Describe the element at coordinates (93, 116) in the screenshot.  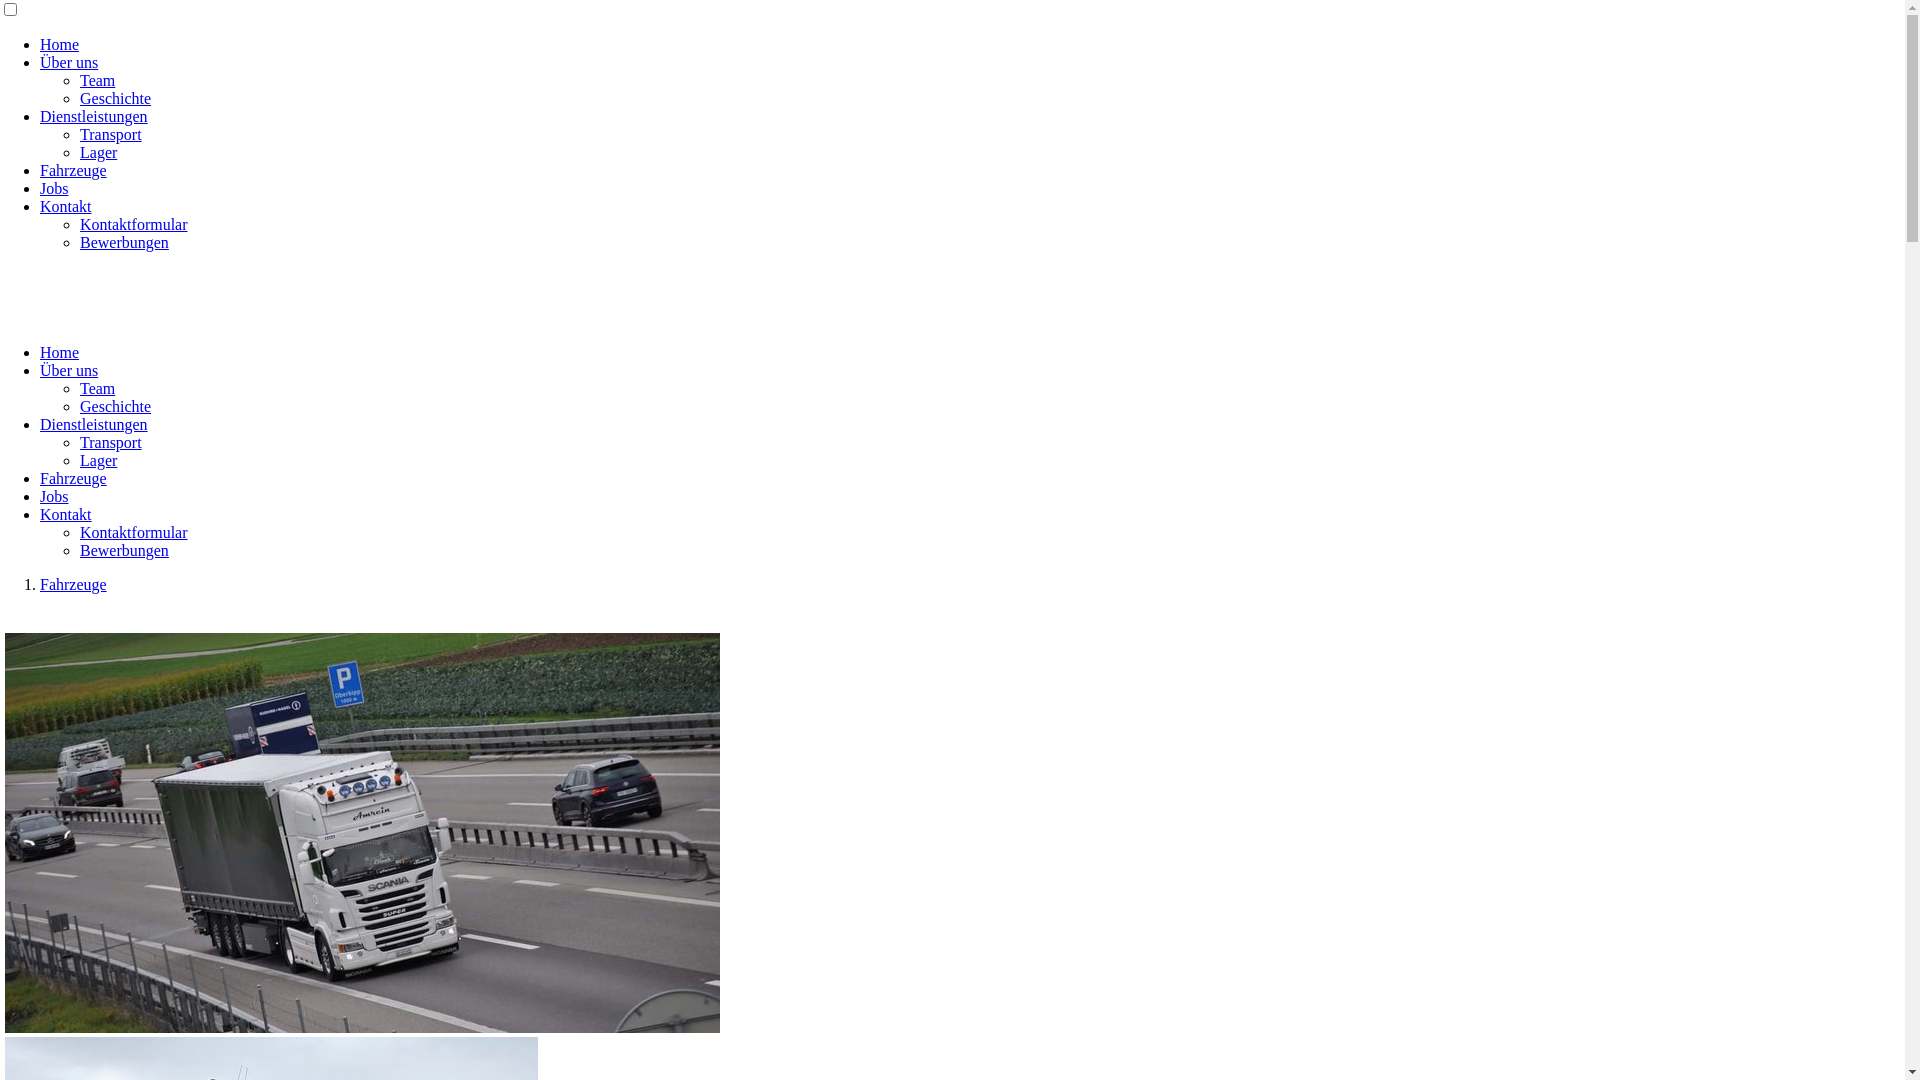
I see `'Dienstleistungen'` at that location.